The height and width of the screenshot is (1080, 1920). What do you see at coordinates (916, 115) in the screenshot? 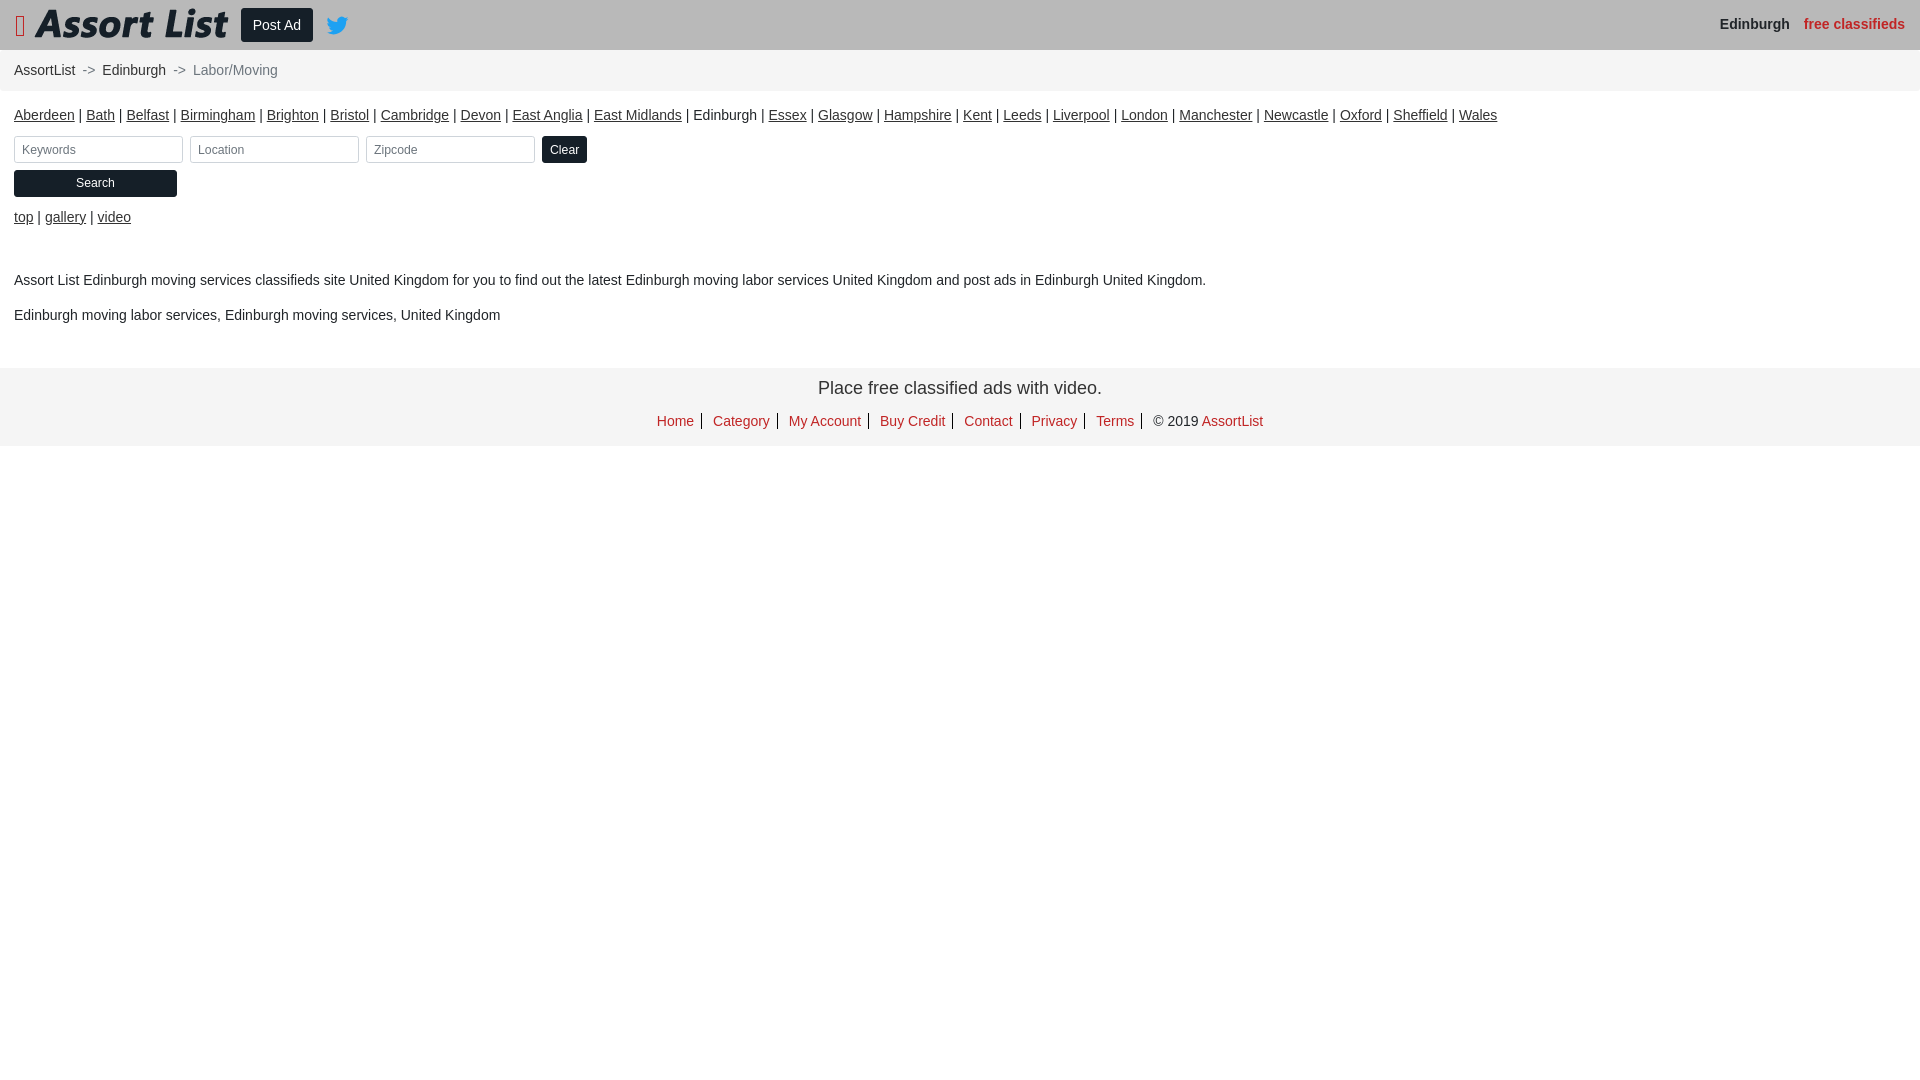
I see `'Hampshire'` at bounding box center [916, 115].